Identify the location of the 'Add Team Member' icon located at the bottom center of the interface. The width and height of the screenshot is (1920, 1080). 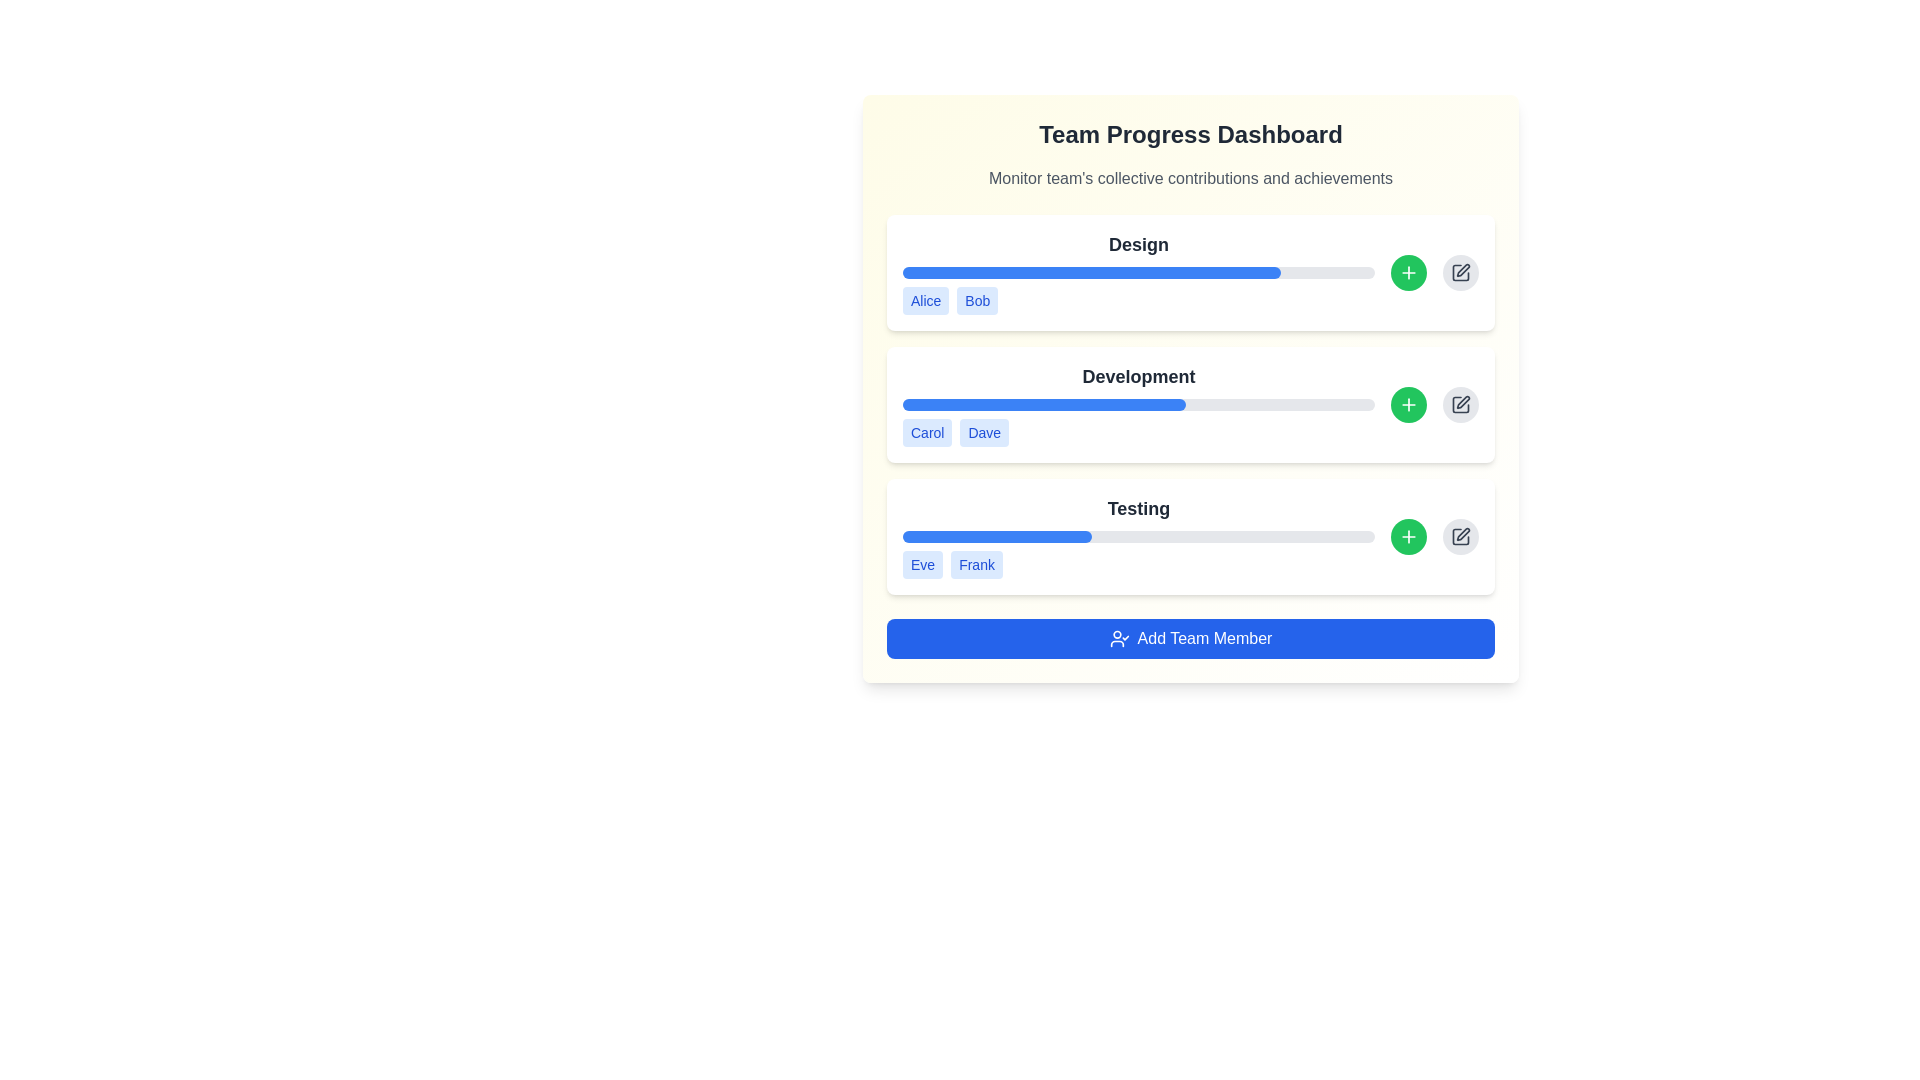
(1118, 639).